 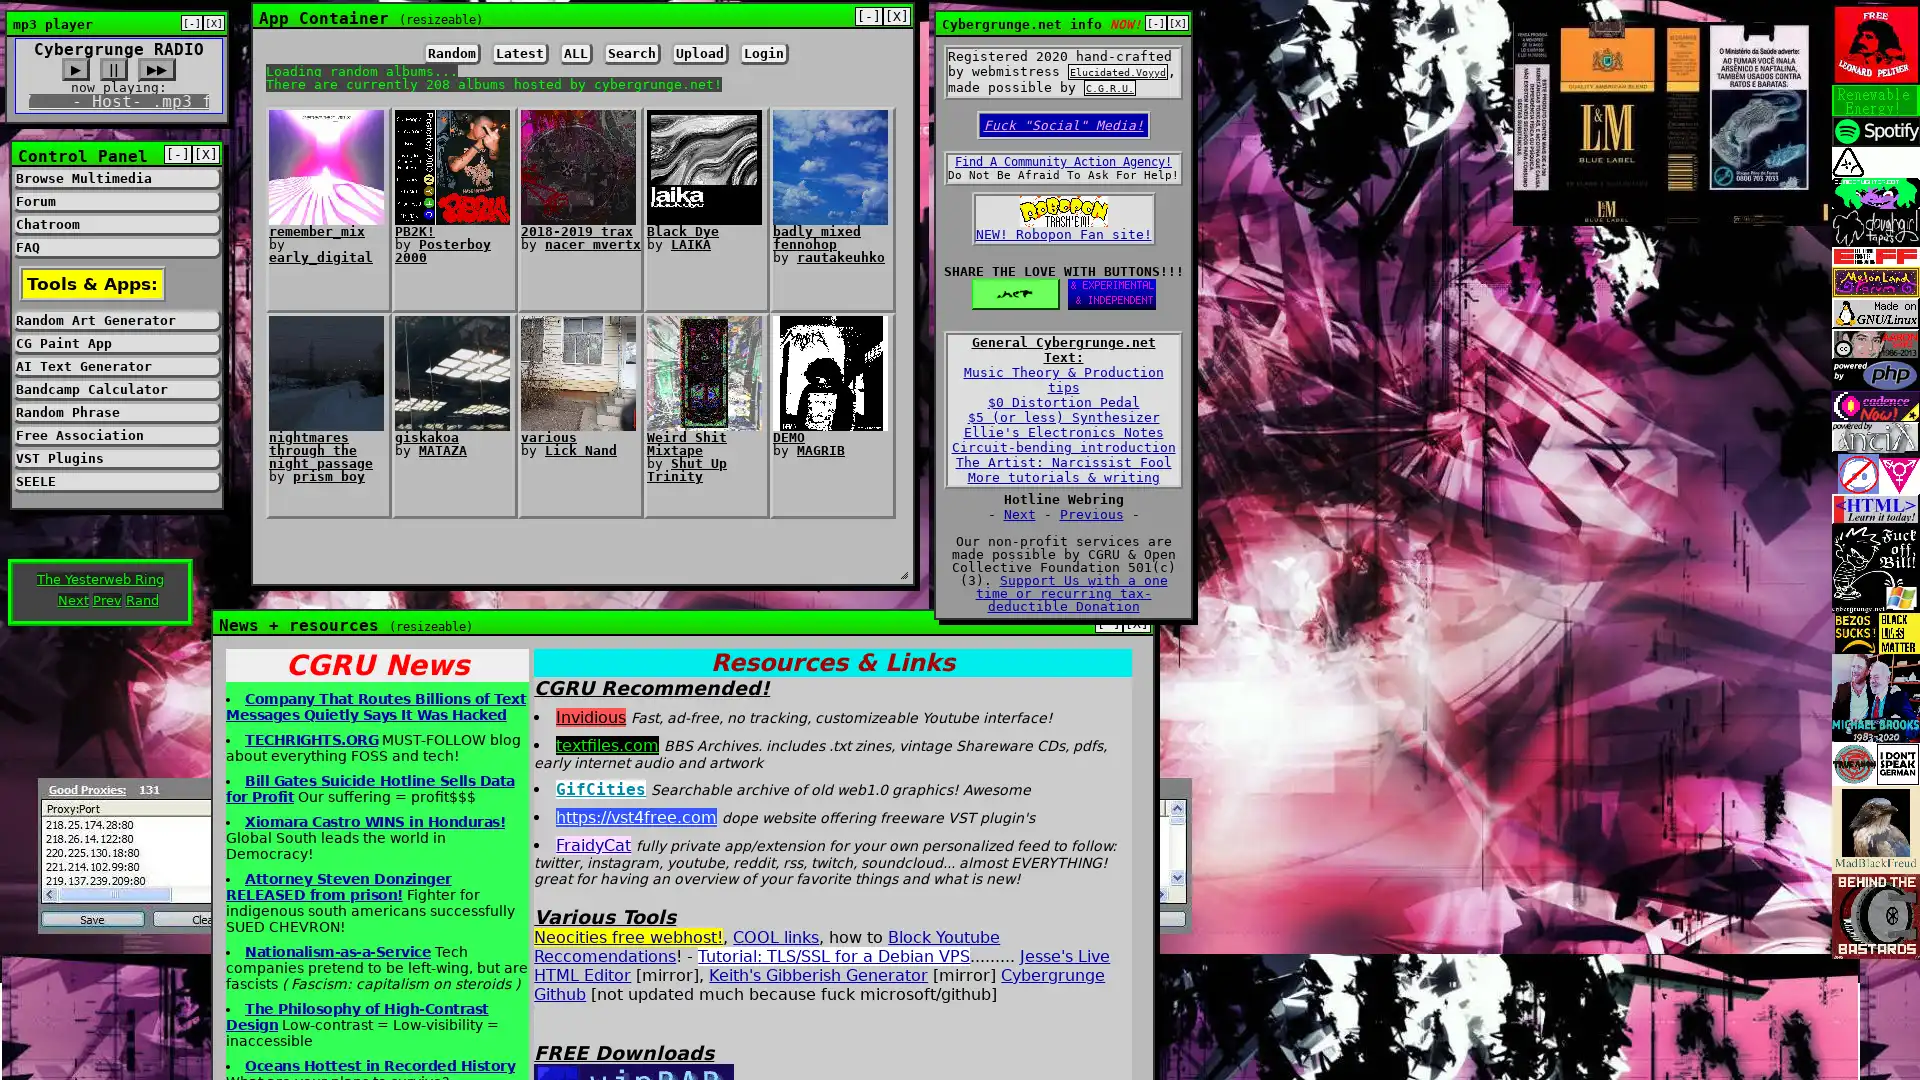 What do you see at coordinates (896, 16) in the screenshot?
I see `[X]` at bounding box center [896, 16].